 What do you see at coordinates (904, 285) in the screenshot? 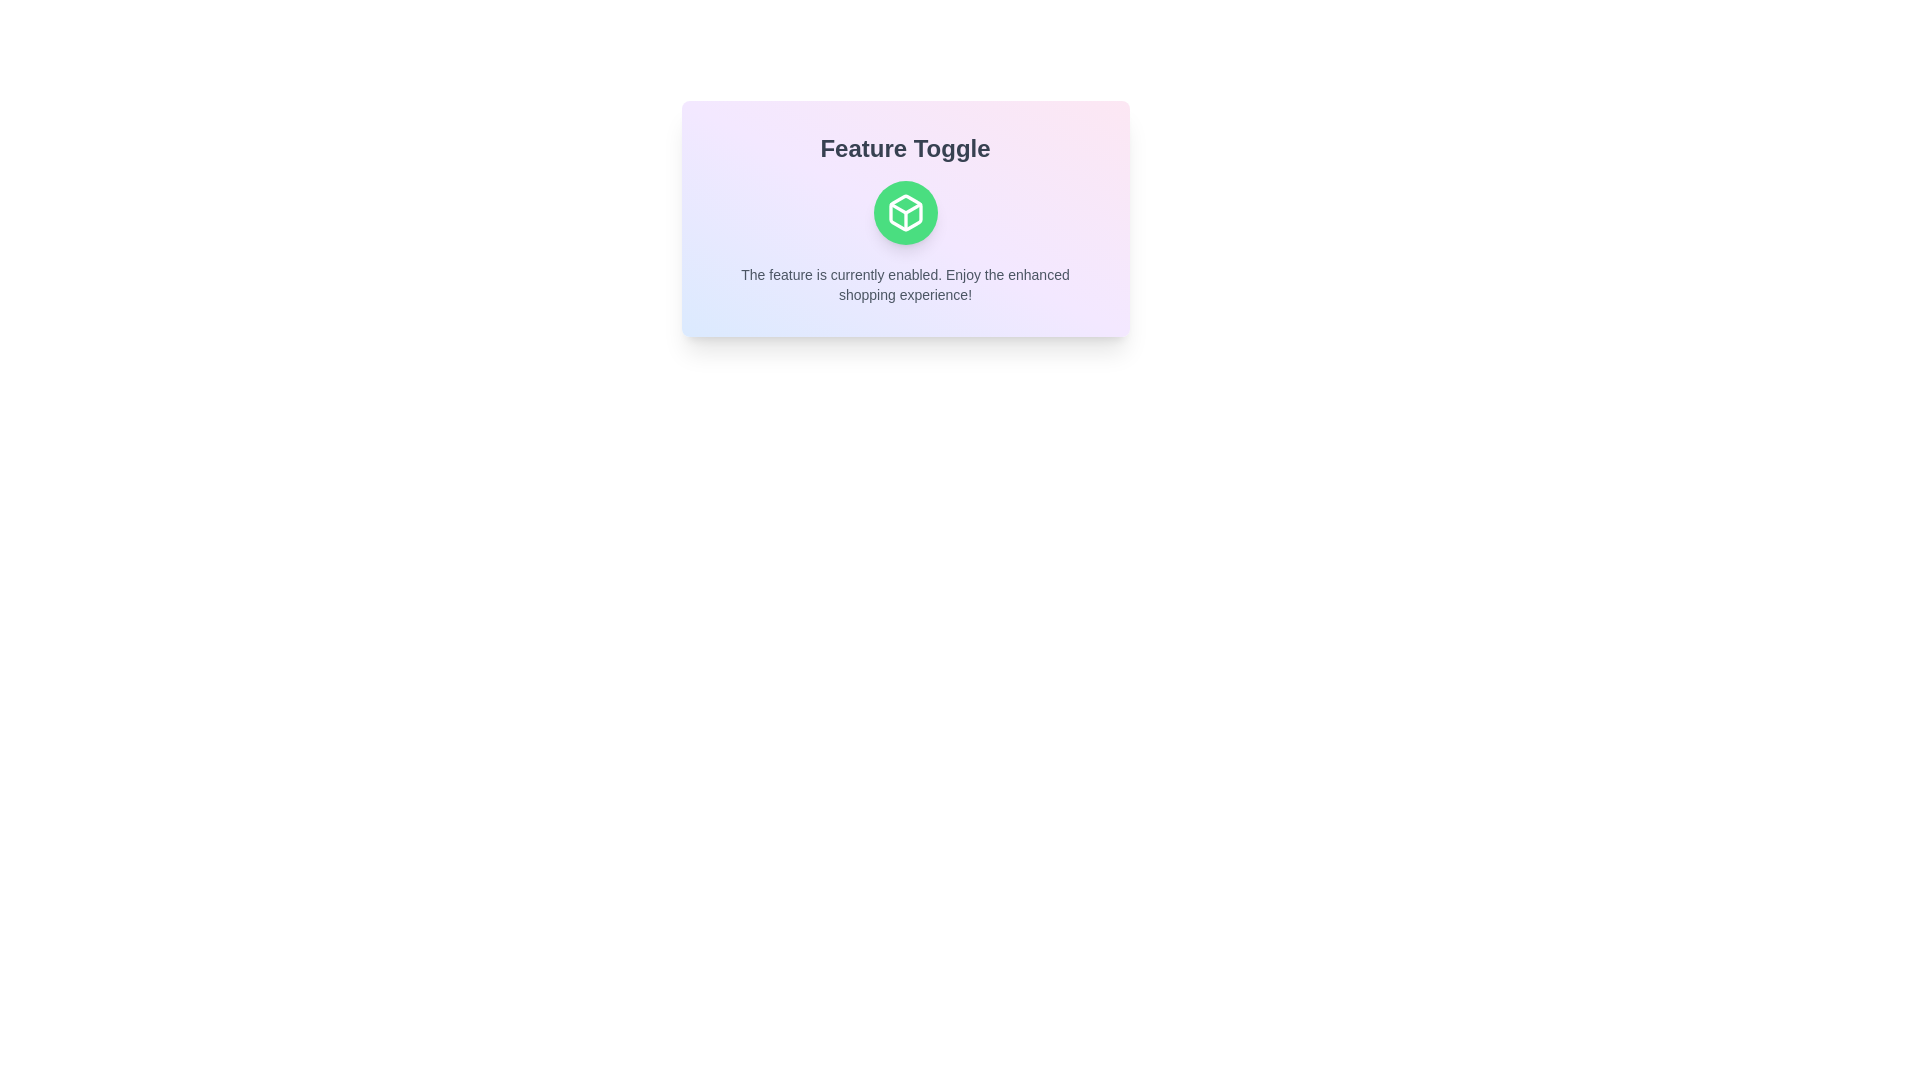
I see `the text block displaying the message 'The feature is currently enabled. Enjoy the enhanced shopping experience!' located beneath the green icon in the 'Feature Toggle' card` at bounding box center [904, 285].